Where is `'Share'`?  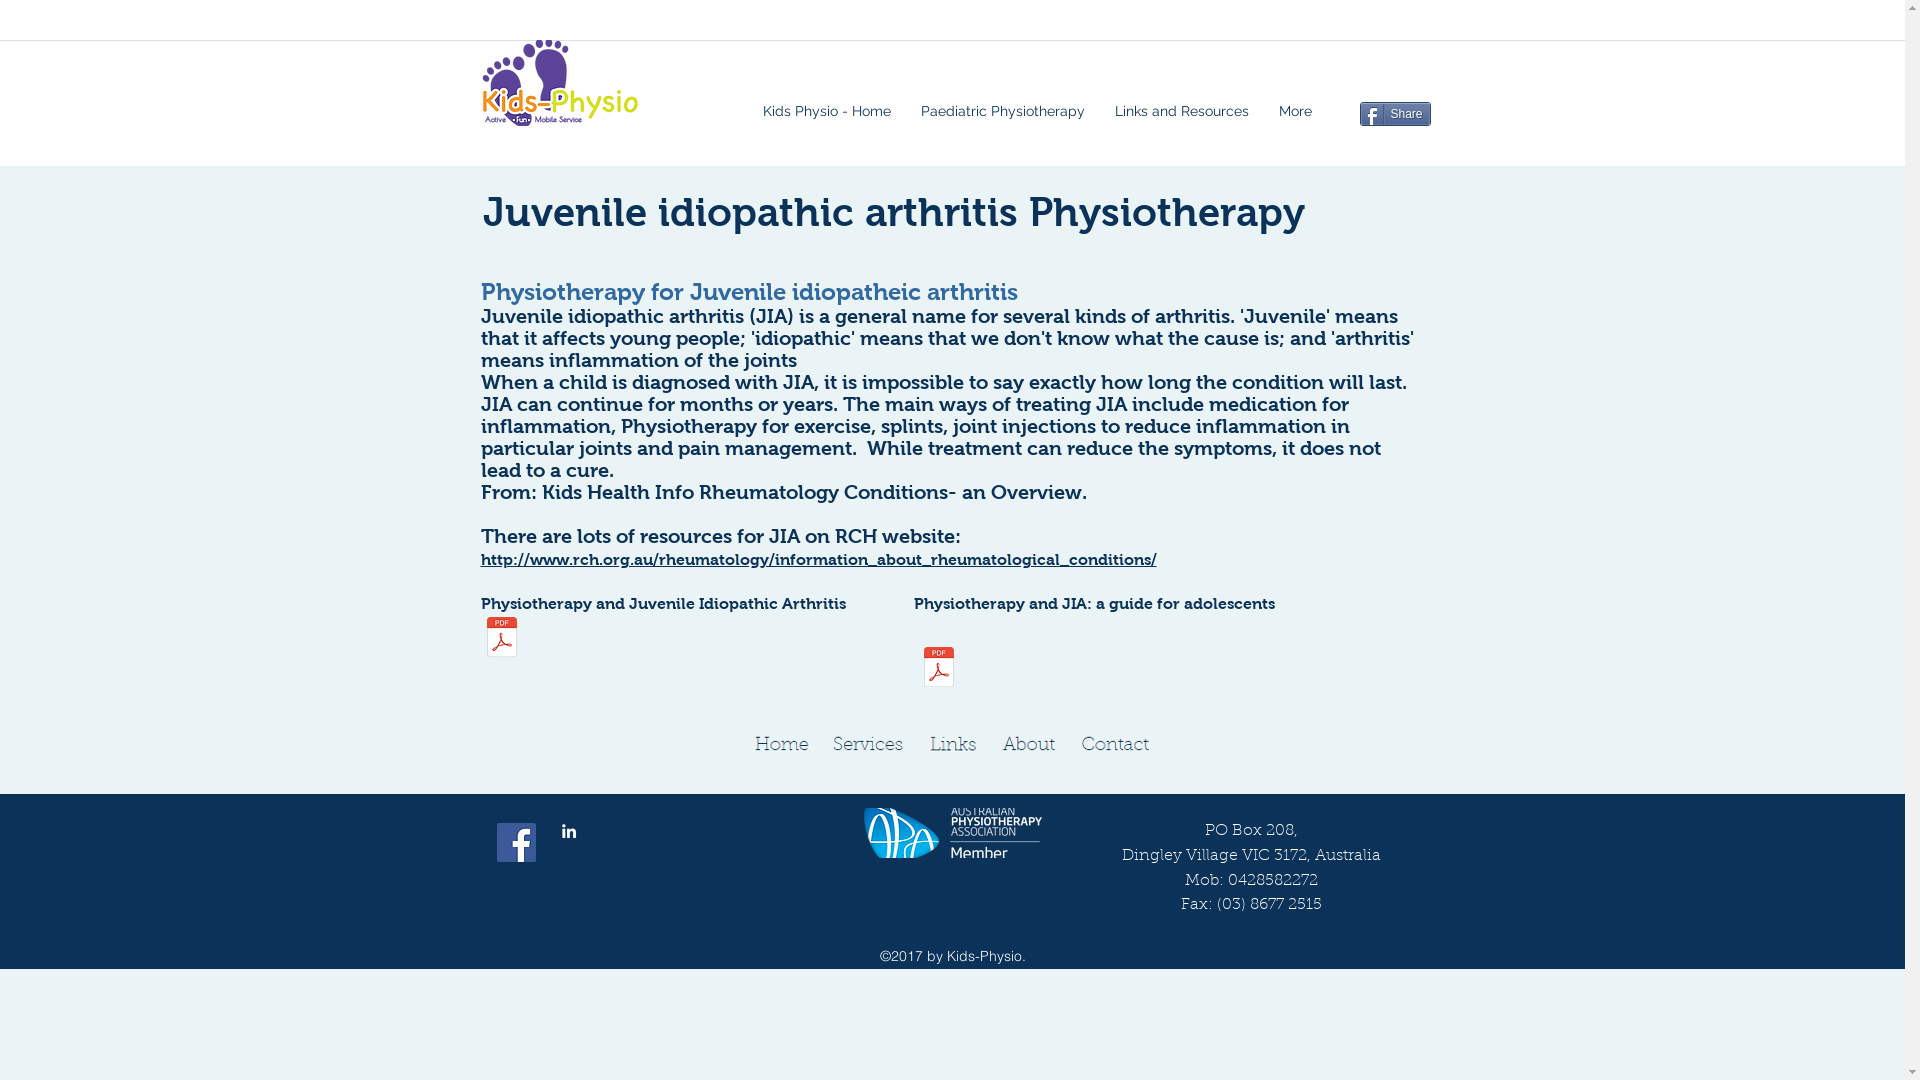
'Share' is located at coordinates (1394, 114).